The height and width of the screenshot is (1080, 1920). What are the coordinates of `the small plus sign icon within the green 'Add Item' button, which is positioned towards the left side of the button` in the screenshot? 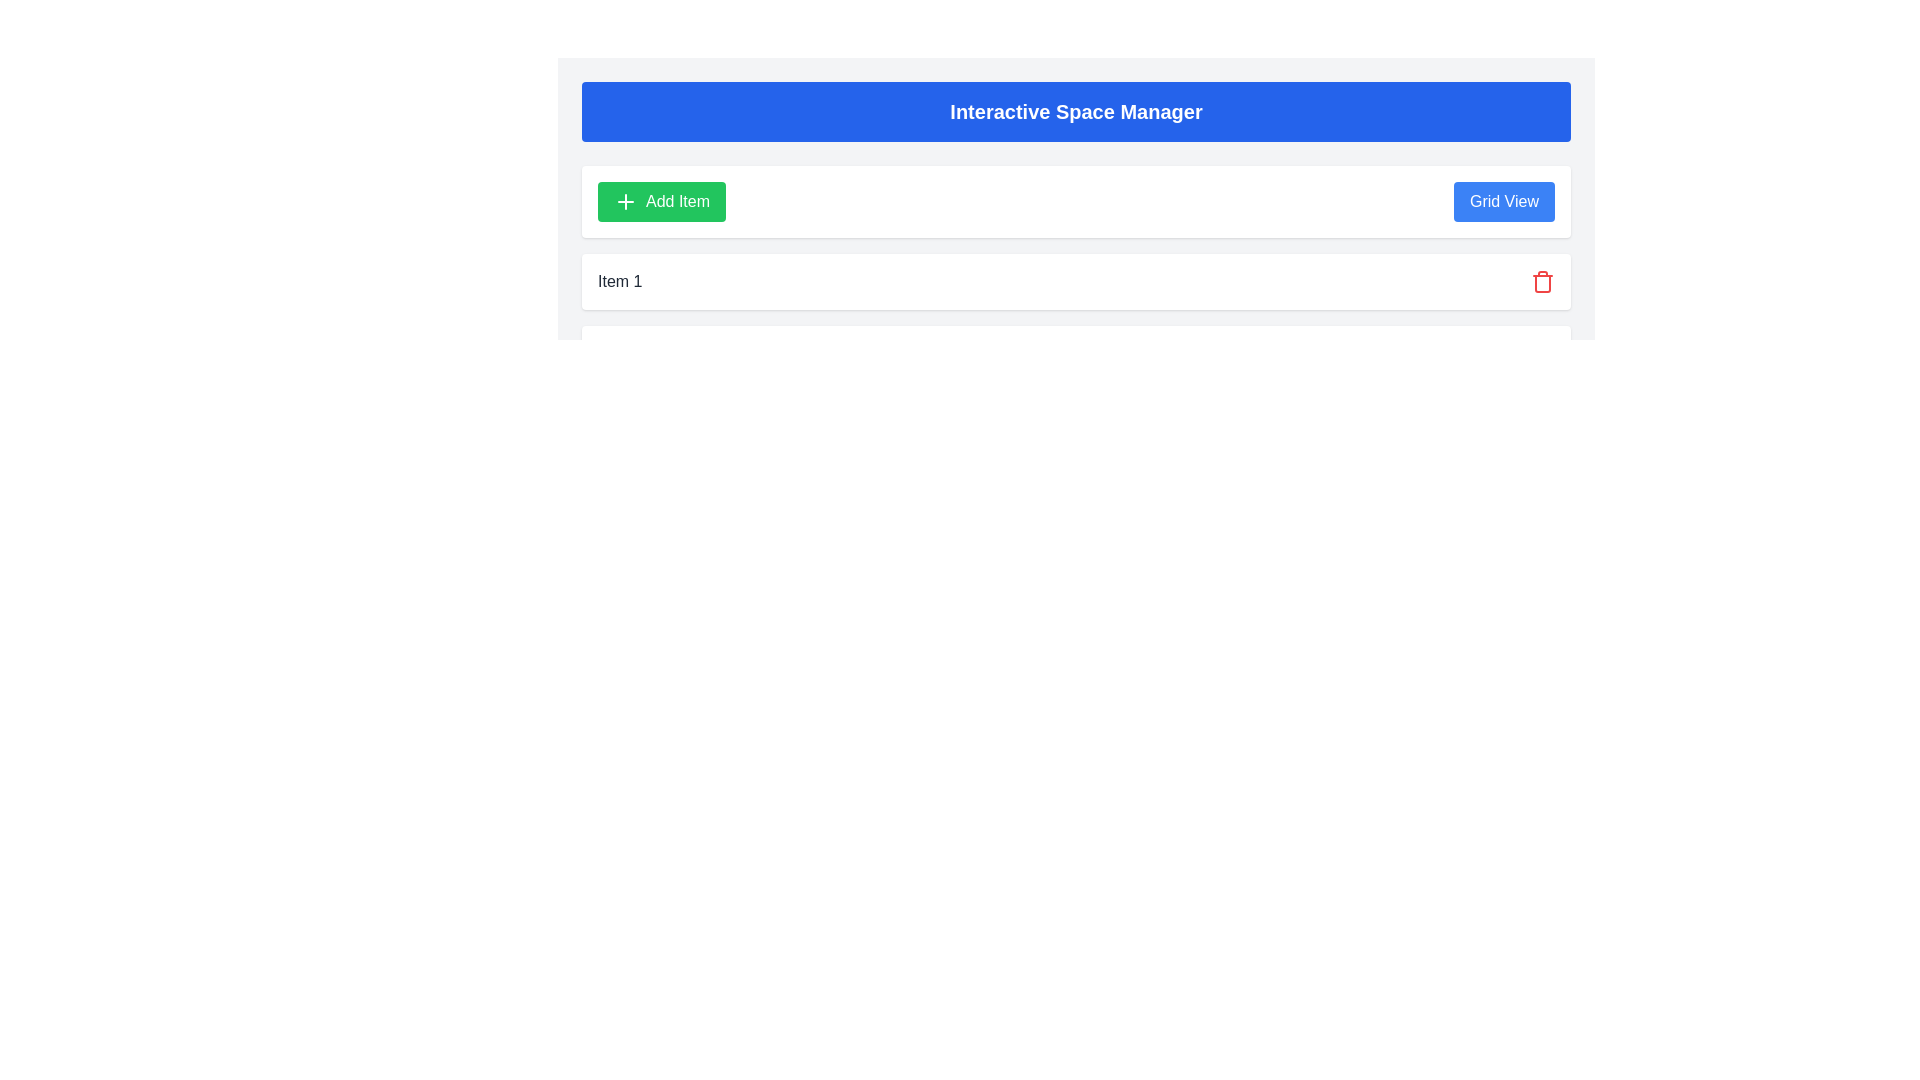 It's located at (624, 201).